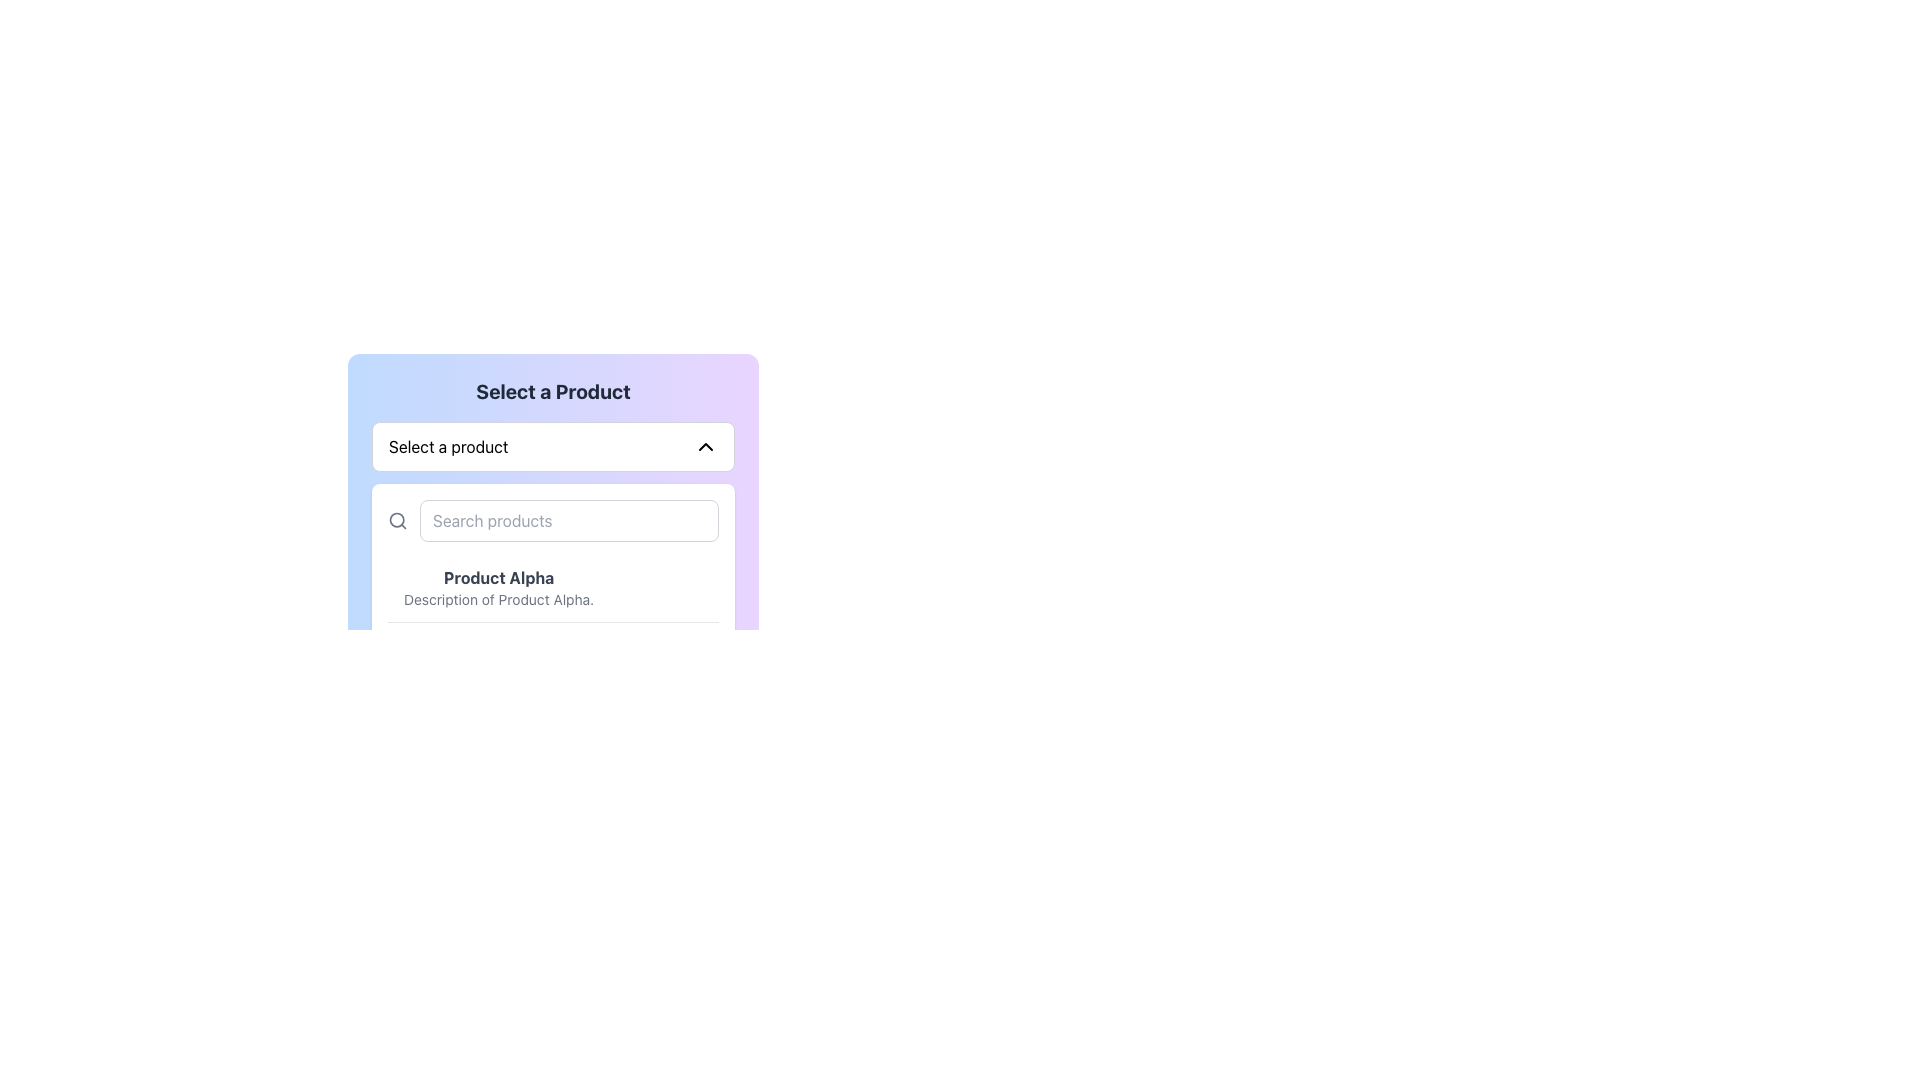 The width and height of the screenshot is (1920, 1080). What do you see at coordinates (499, 586) in the screenshot?
I see `the selectable item in the product dropdown list located in the 'Select a Product' box` at bounding box center [499, 586].